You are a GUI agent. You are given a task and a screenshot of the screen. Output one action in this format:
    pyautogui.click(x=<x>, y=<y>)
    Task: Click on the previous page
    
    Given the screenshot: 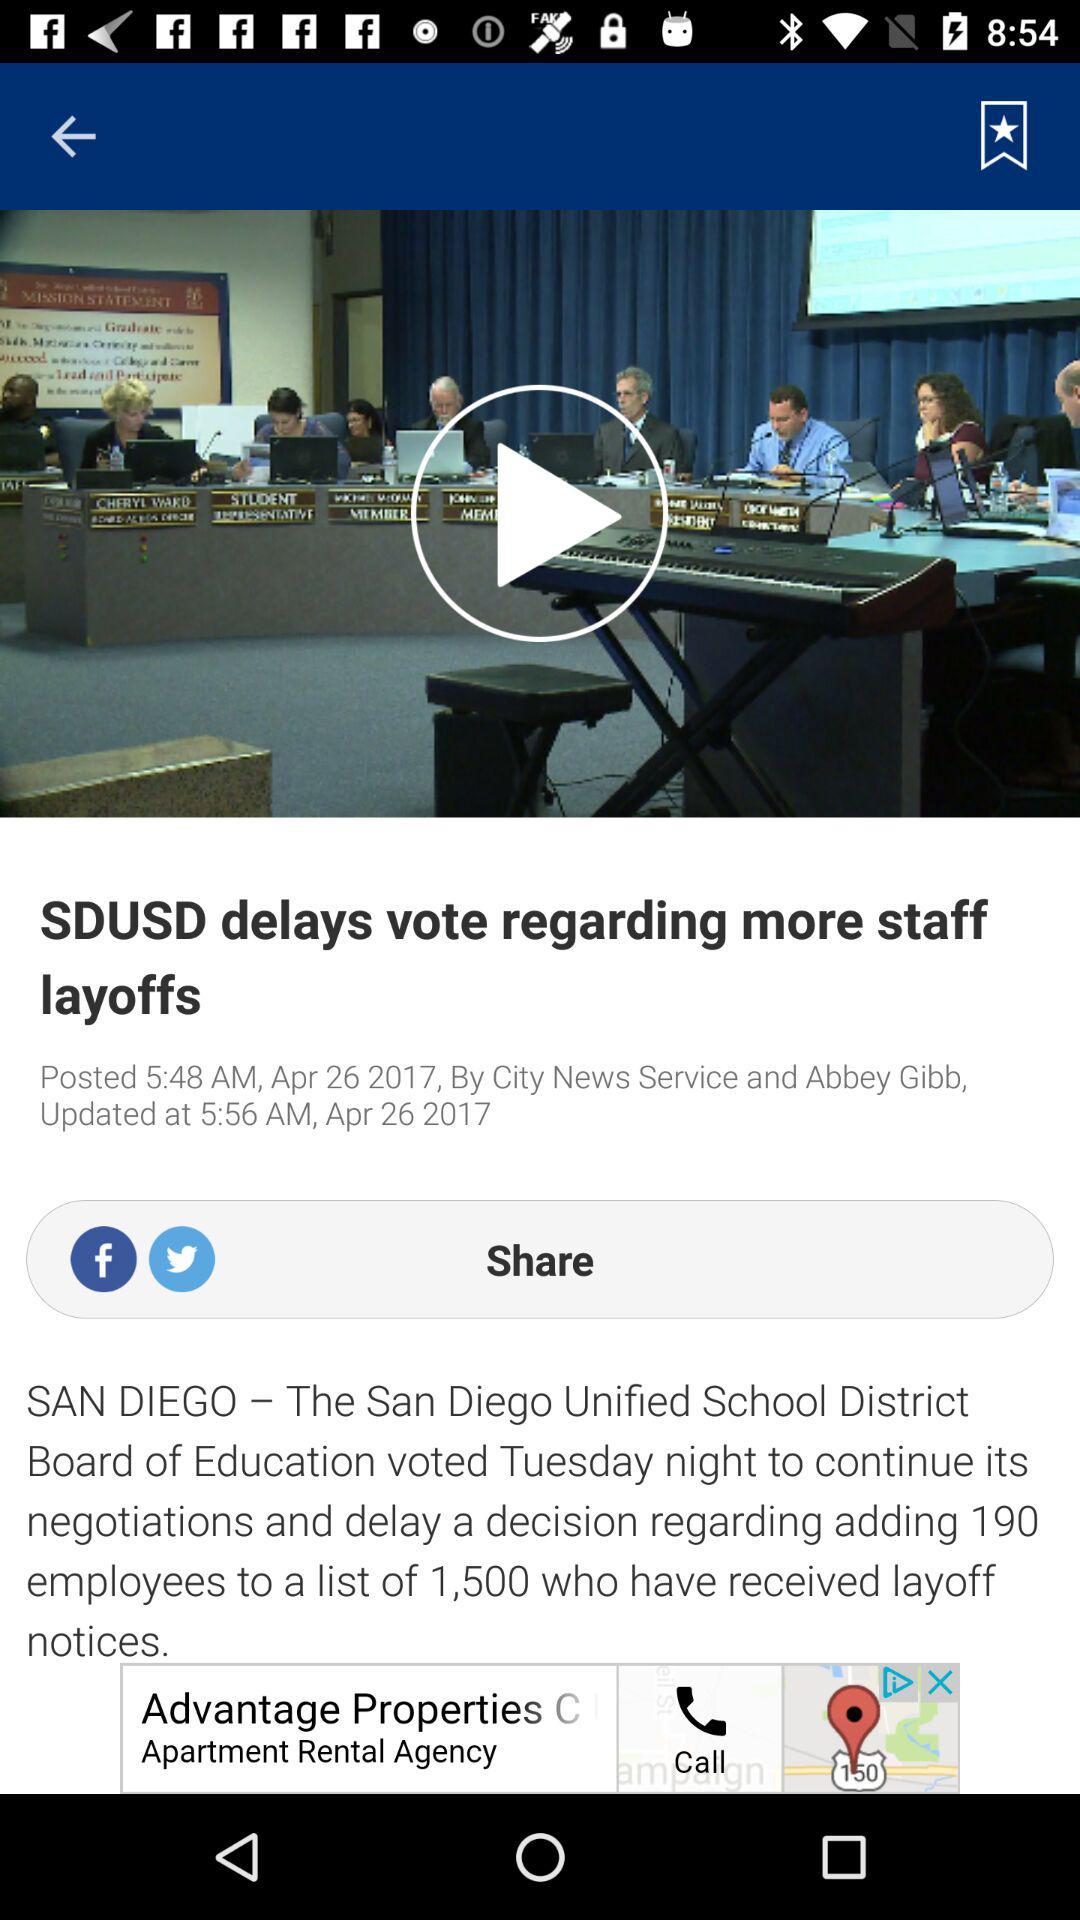 What is the action you would take?
    pyautogui.click(x=72, y=135)
    